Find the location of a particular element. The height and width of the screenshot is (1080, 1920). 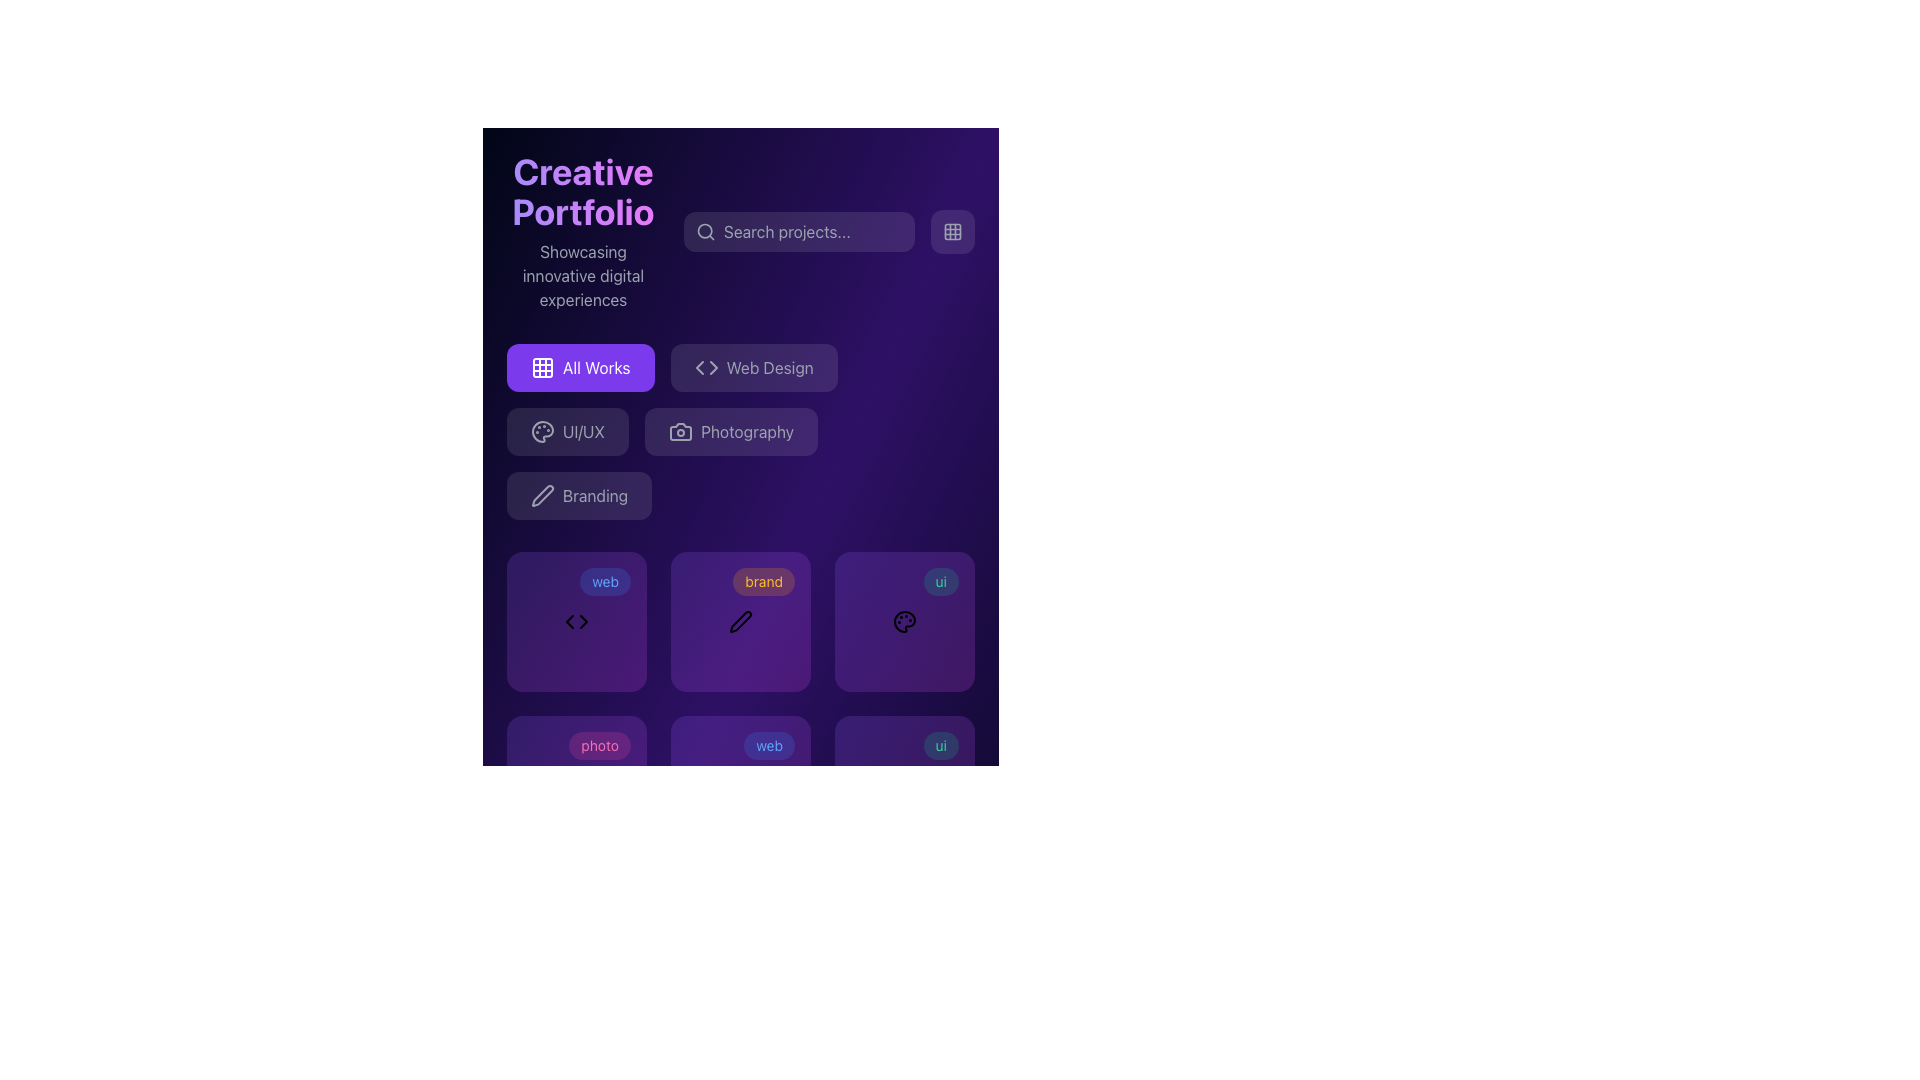

the square icon located in the top-left corner of a 3x3 grid arrangement, positioned to the right of a search bar icon and above a set of labeled buttons is located at coordinates (542, 367).